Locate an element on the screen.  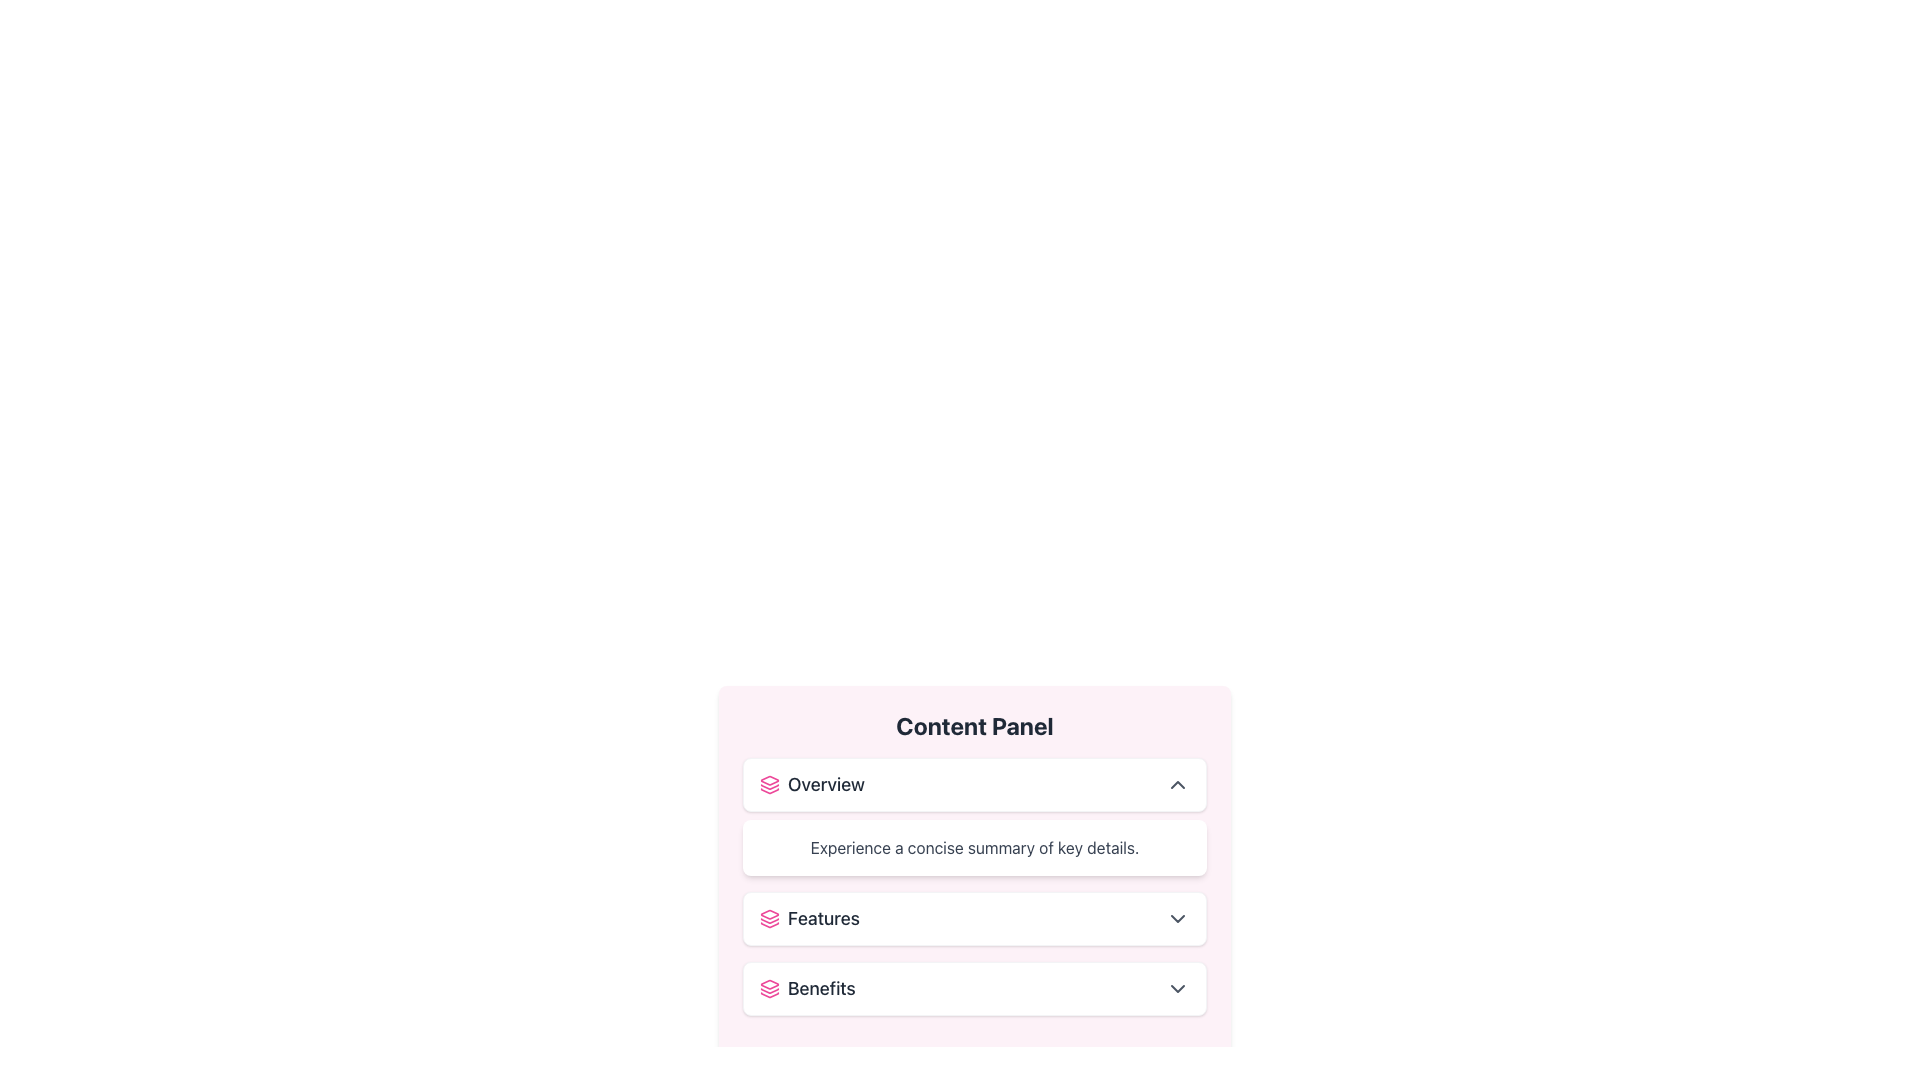
the small triangular icon with a pink outline located to the left of the 'Overview' label in the vertical list of graphical representations is located at coordinates (768, 983).